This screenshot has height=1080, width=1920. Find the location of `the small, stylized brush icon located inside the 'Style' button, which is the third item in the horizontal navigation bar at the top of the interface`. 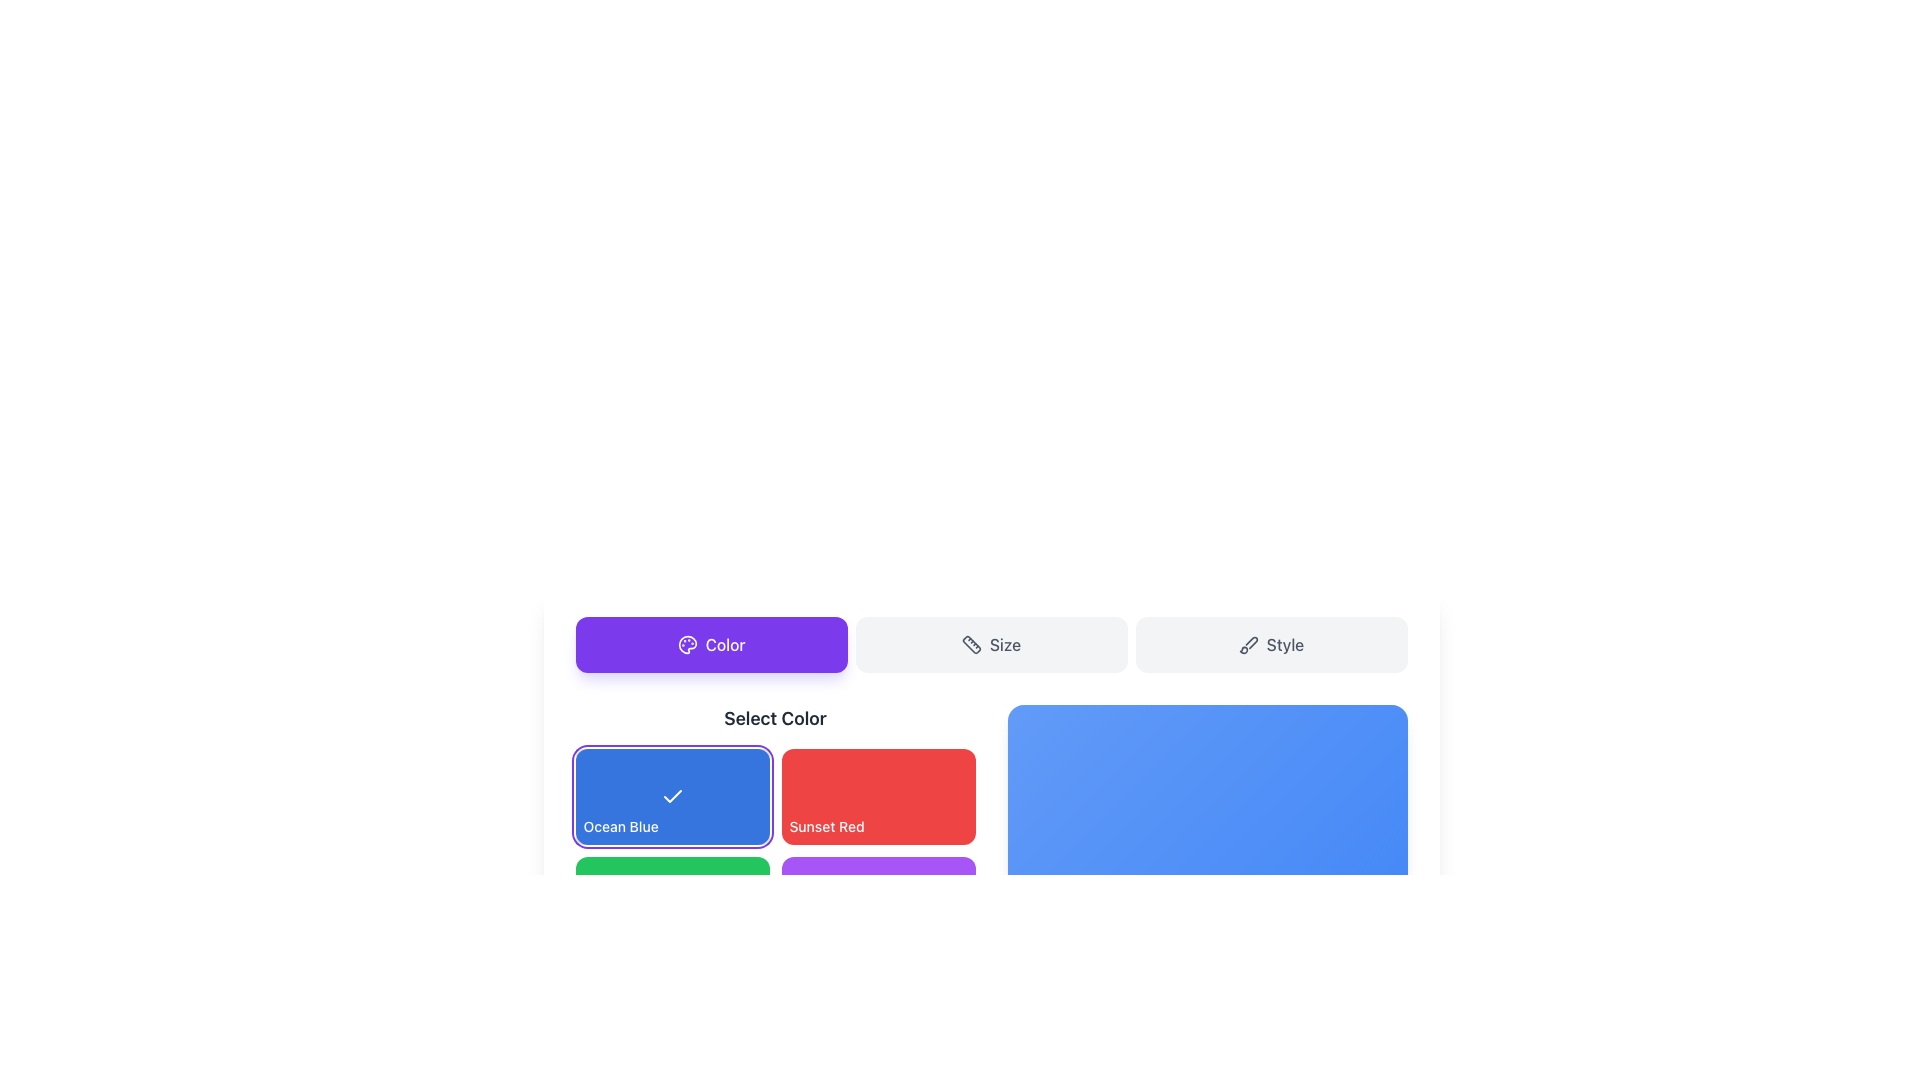

the small, stylized brush icon located inside the 'Style' button, which is the third item in the horizontal navigation bar at the top of the interface is located at coordinates (1247, 644).